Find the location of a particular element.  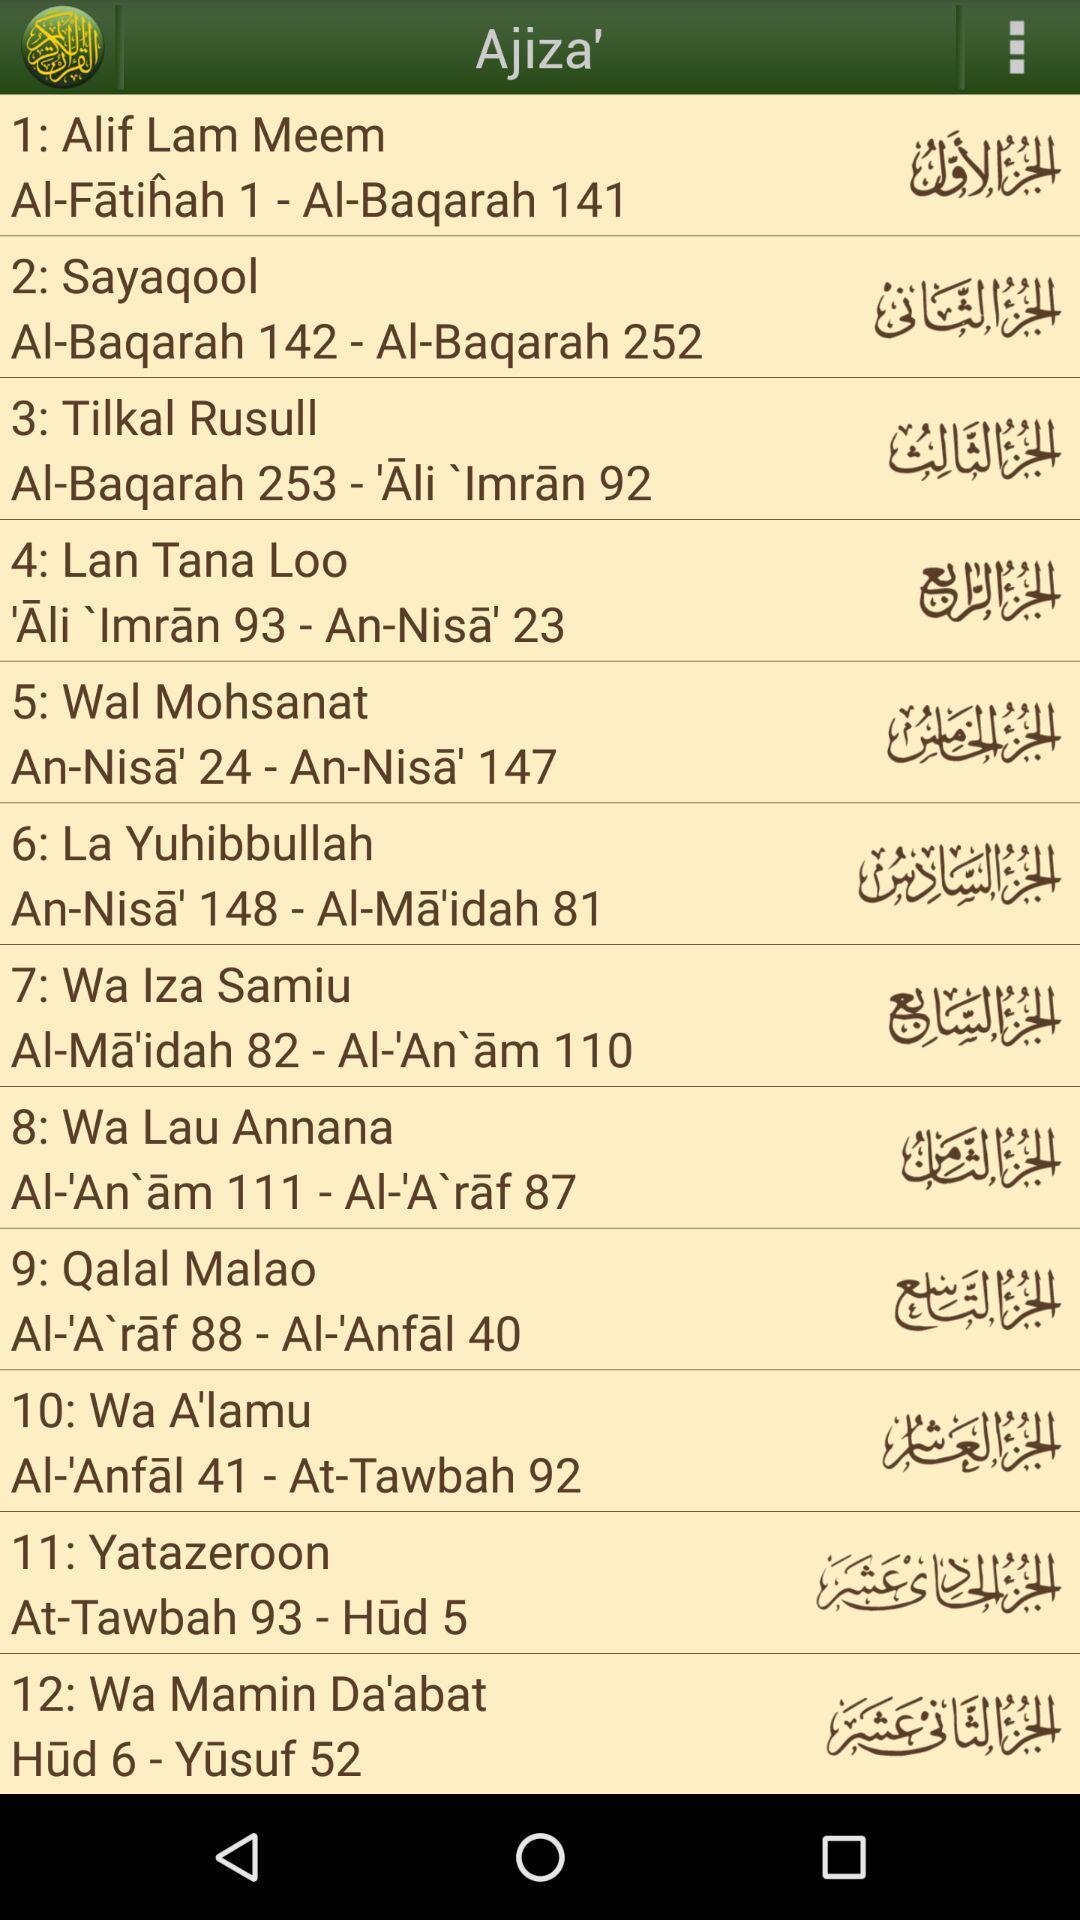

the app below al baqarah 142 icon is located at coordinates (163, 414).